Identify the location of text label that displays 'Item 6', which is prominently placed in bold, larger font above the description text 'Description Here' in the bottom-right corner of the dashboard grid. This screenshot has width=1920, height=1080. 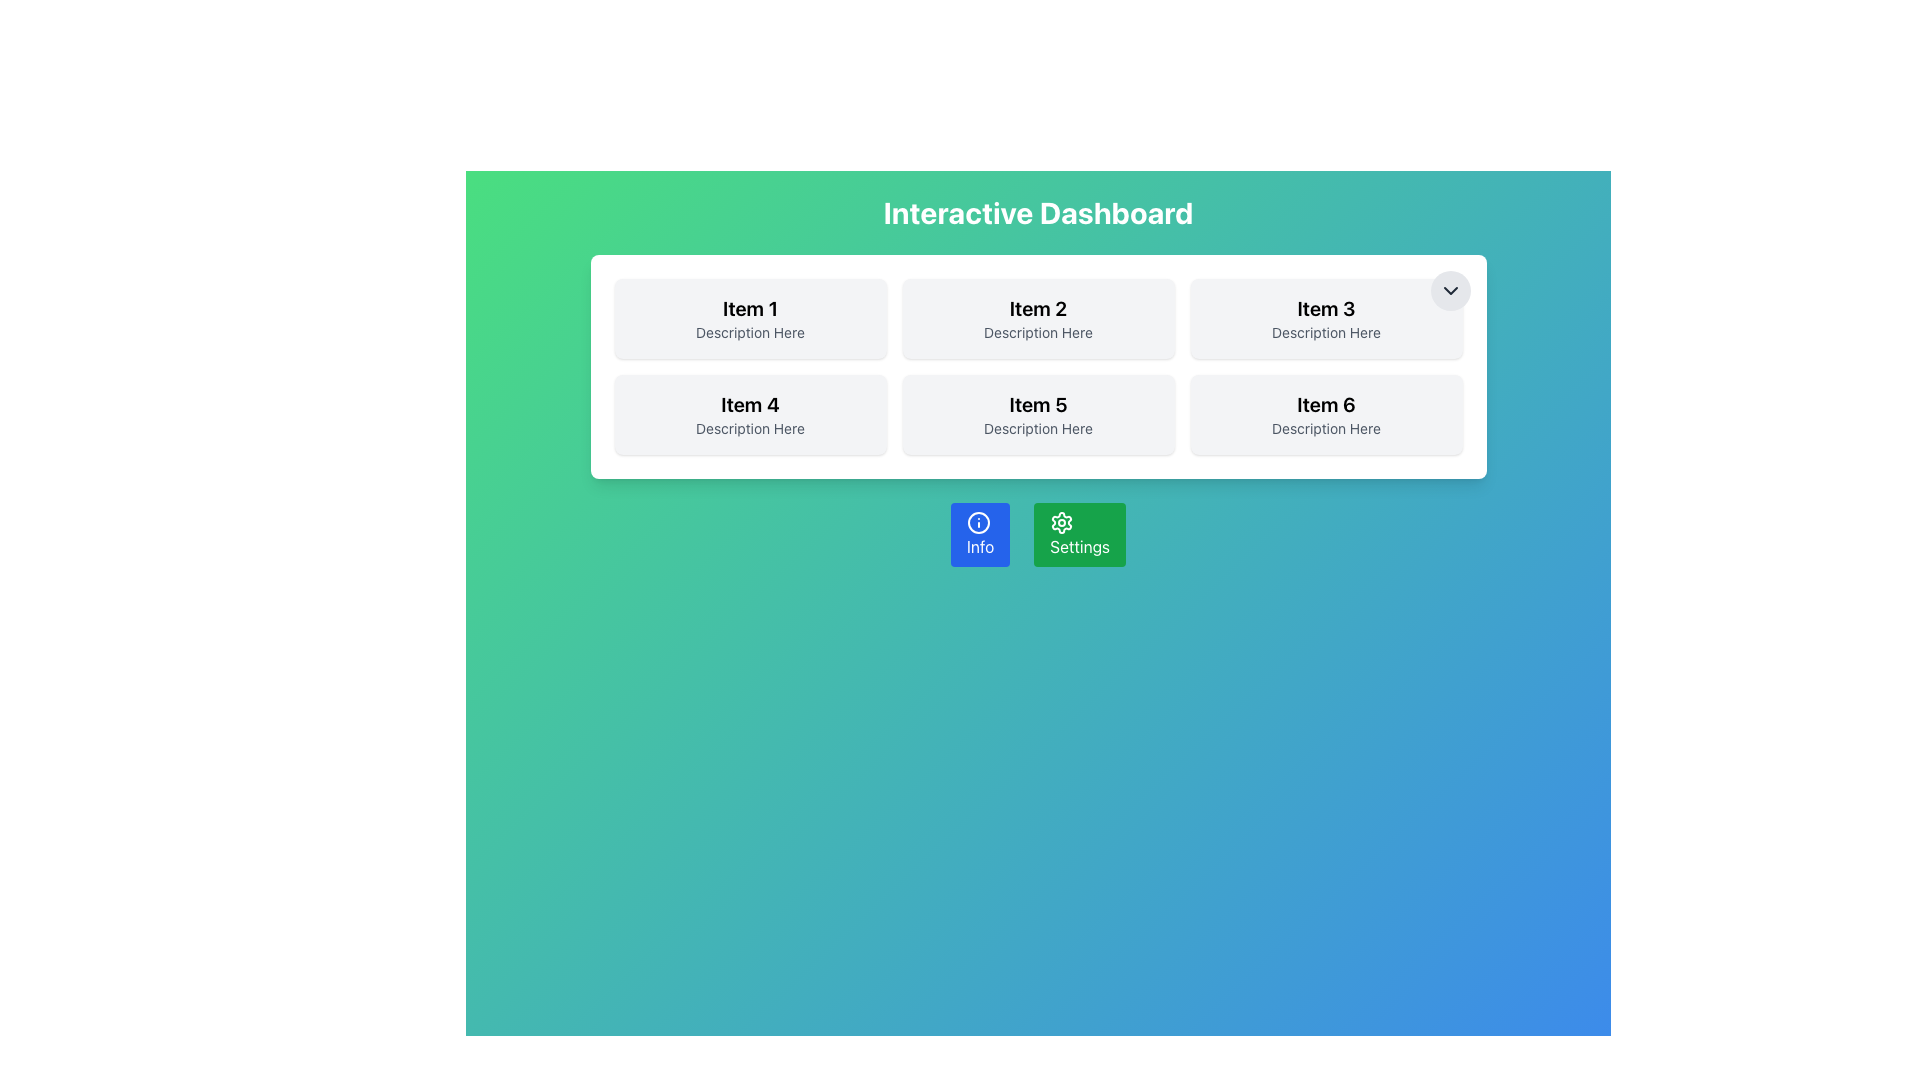
(1326, 405).